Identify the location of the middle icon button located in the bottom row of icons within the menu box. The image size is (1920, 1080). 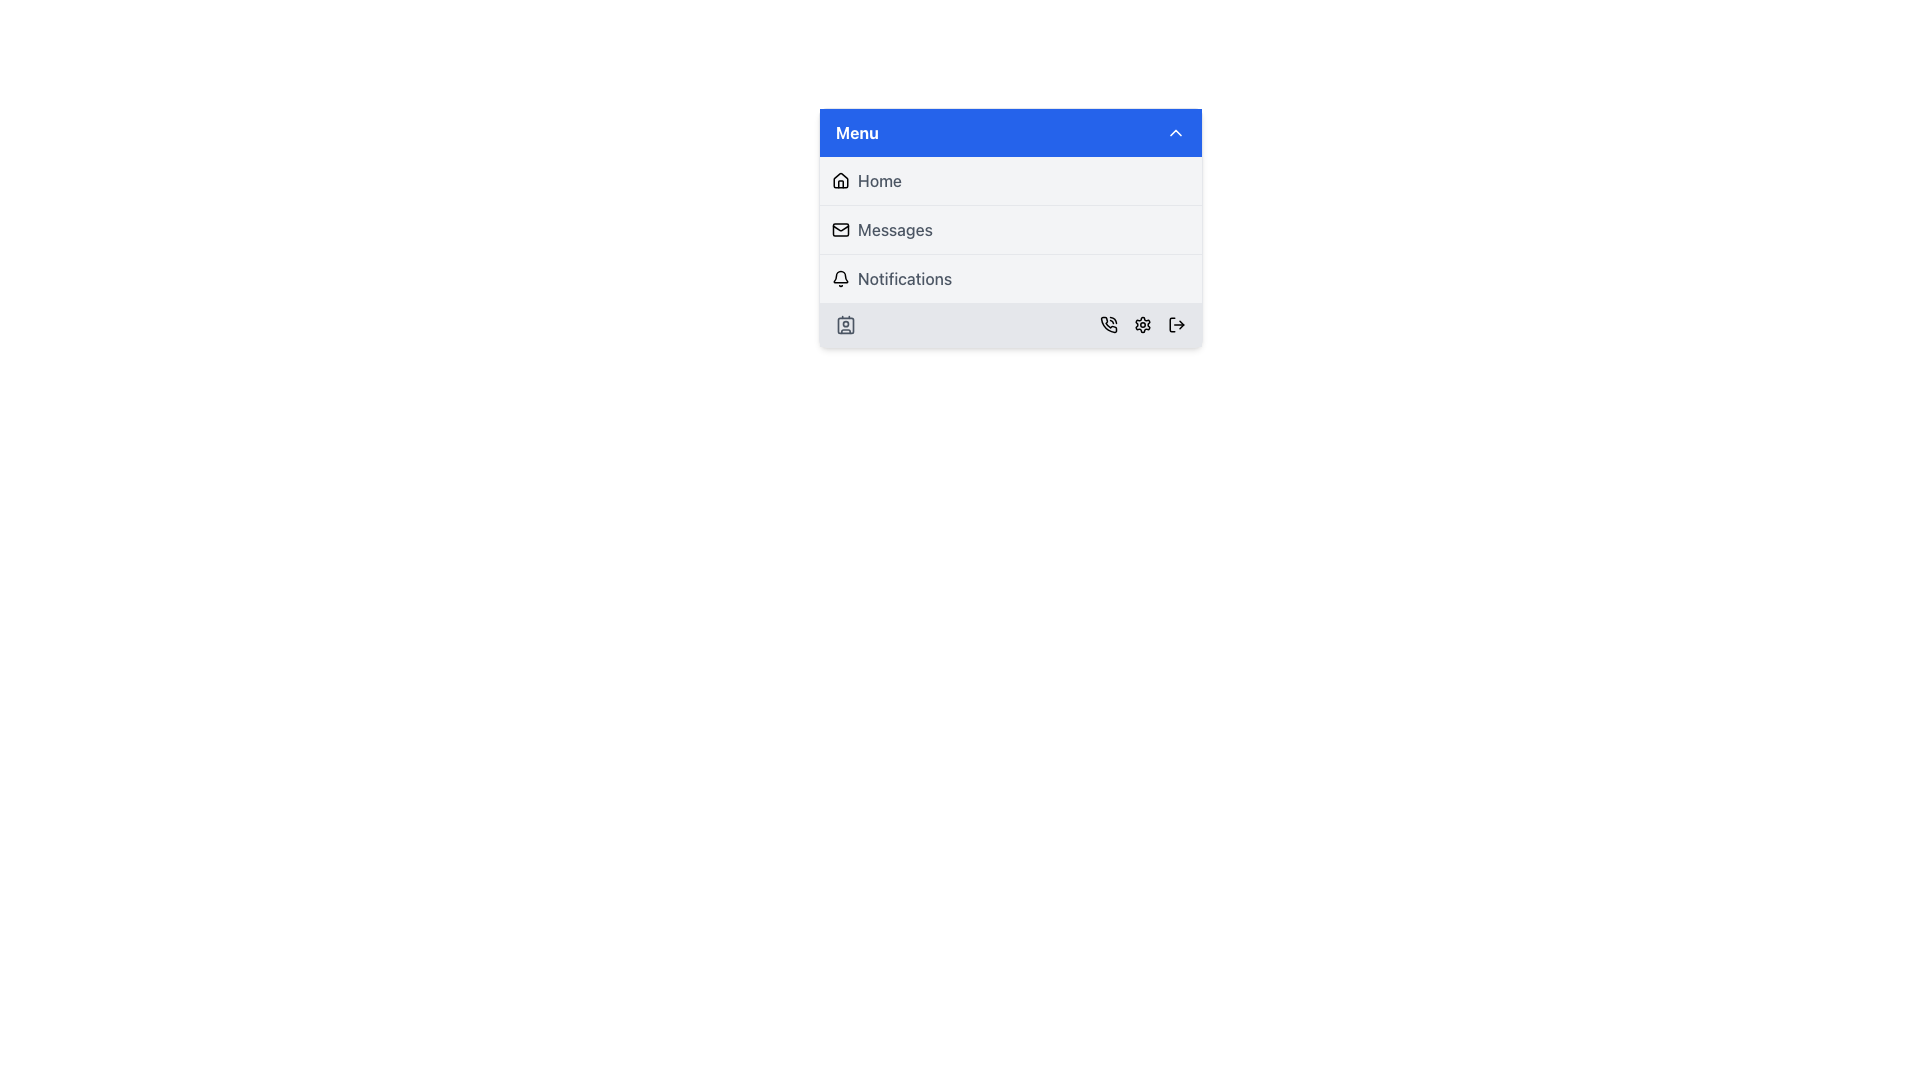
(1142, 323).